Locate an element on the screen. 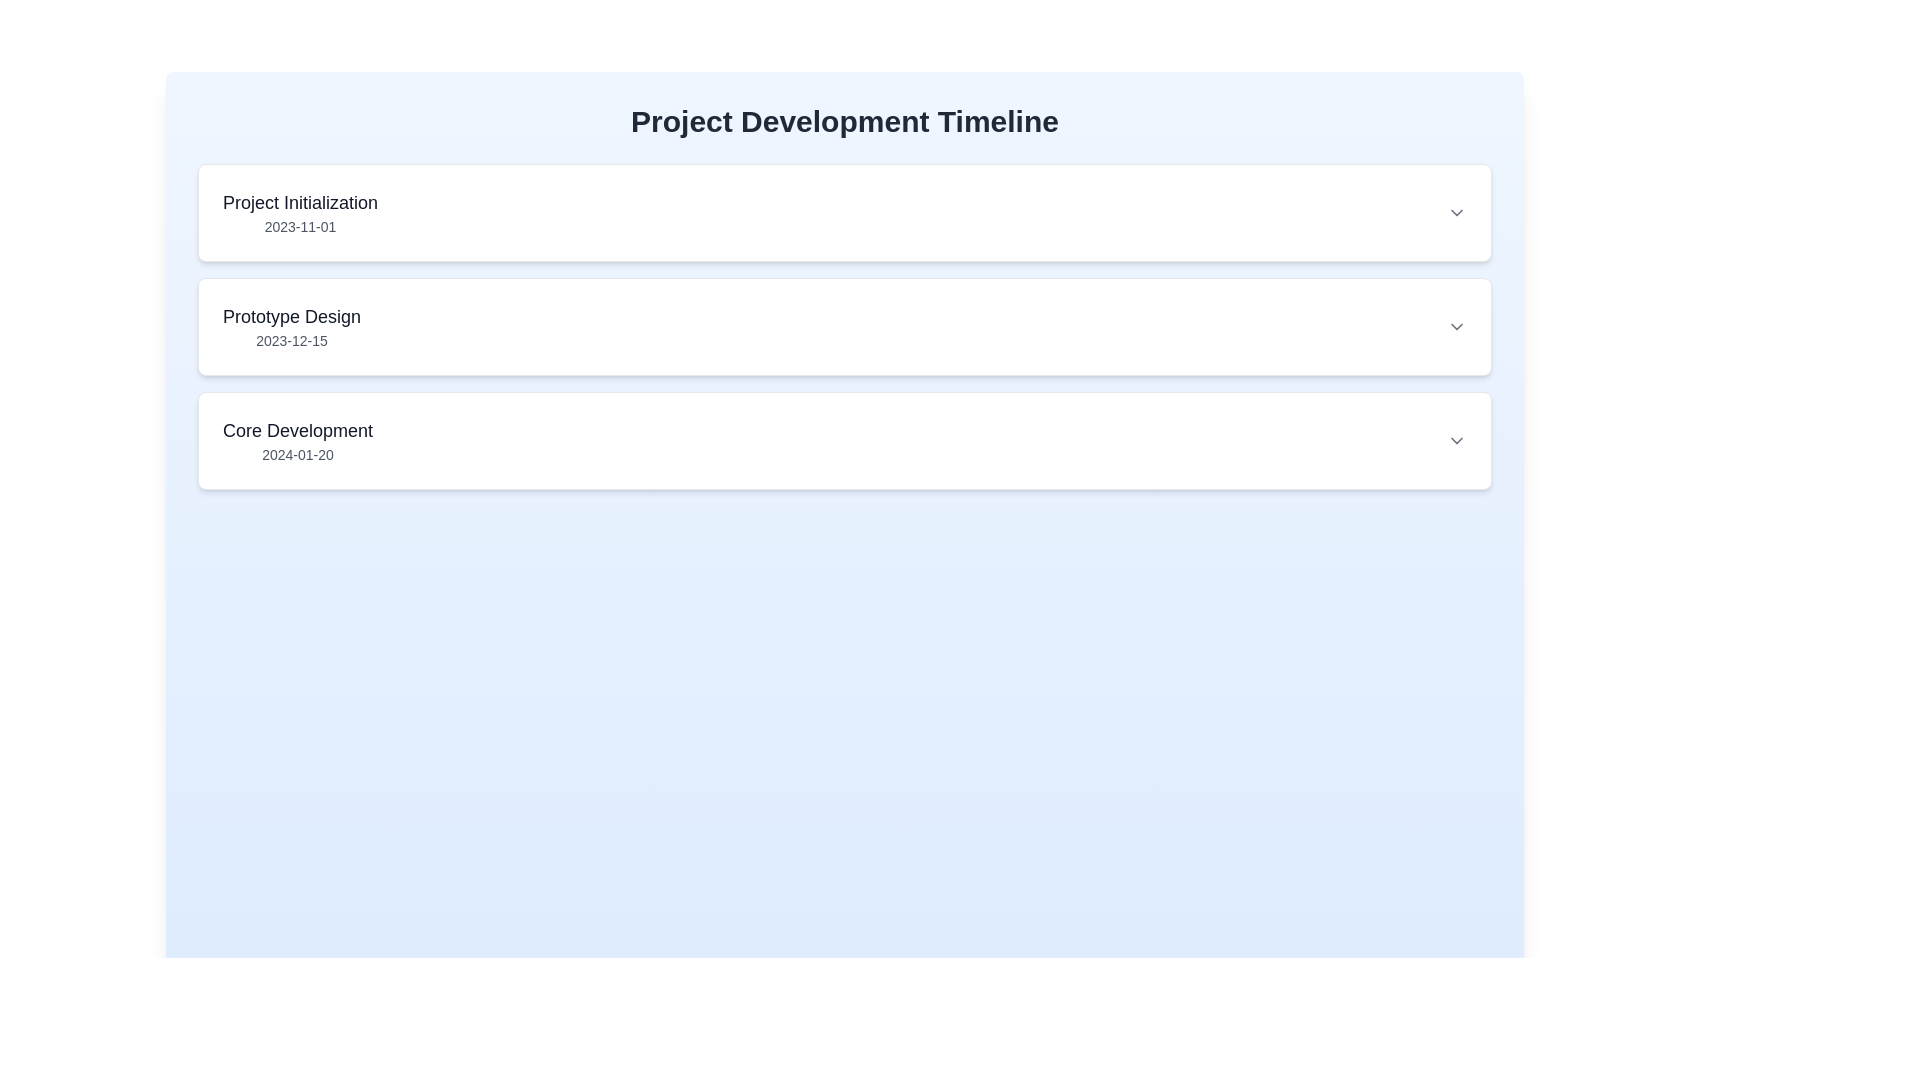  the toggle icon at the far-right end of the first section of project entries is located at coordinates (1457, 212).